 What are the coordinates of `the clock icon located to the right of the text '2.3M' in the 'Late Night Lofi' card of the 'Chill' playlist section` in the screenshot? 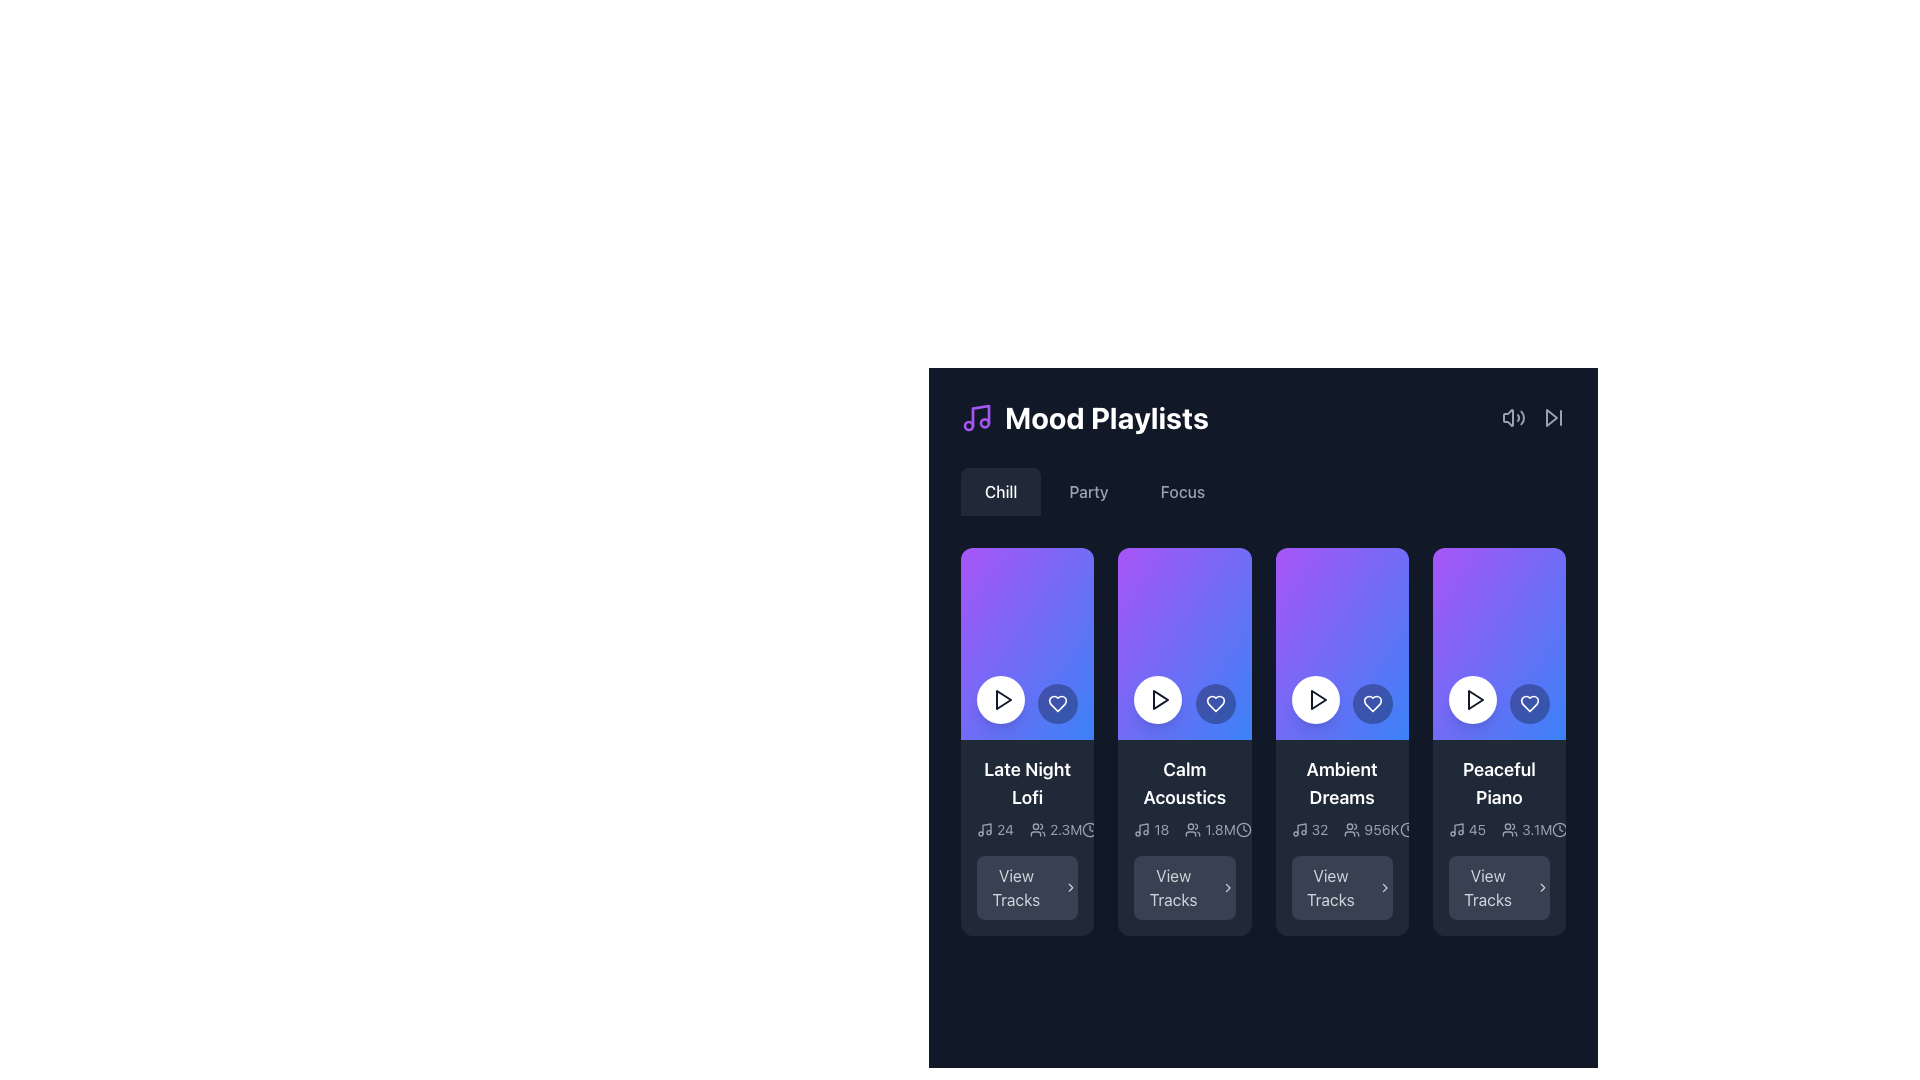 It's located at (1089, 829).